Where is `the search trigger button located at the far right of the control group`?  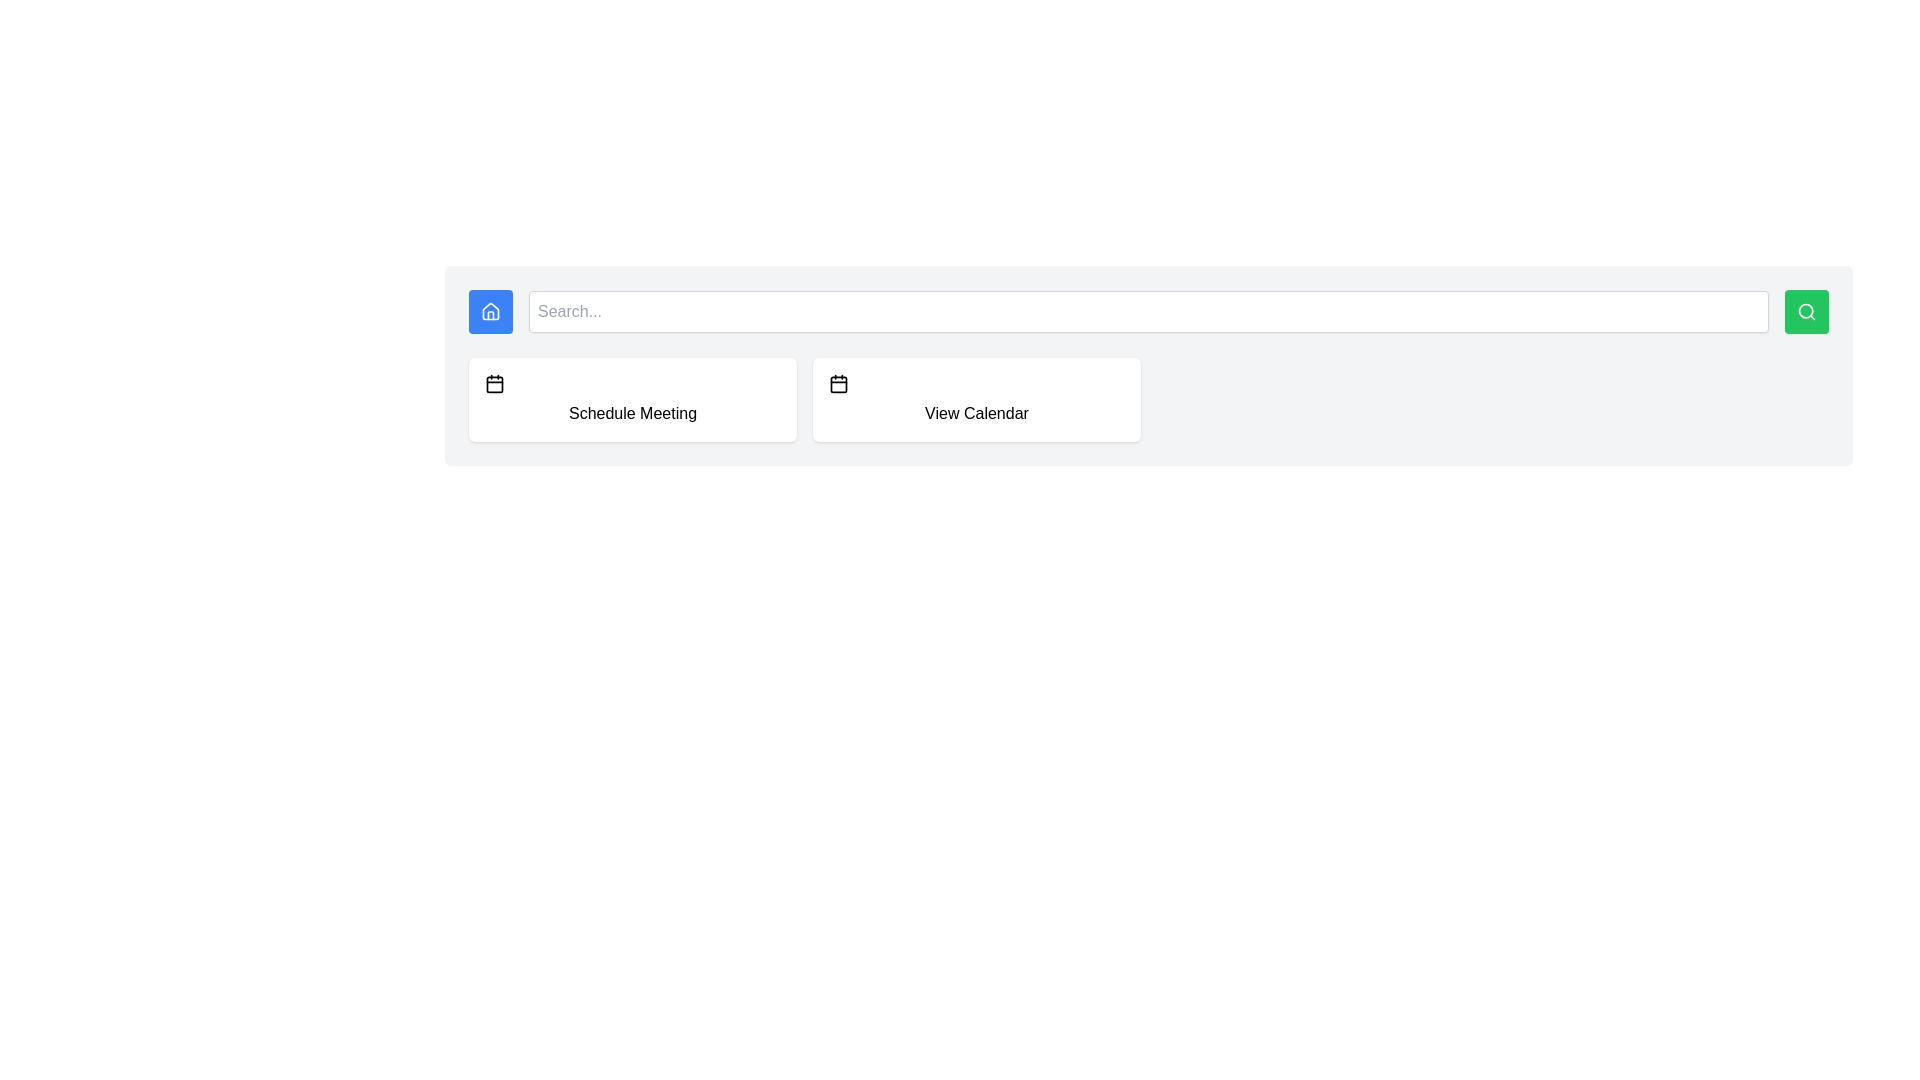
the search trigger button located at the far right of the control group is located at coordinates (1806, 312).